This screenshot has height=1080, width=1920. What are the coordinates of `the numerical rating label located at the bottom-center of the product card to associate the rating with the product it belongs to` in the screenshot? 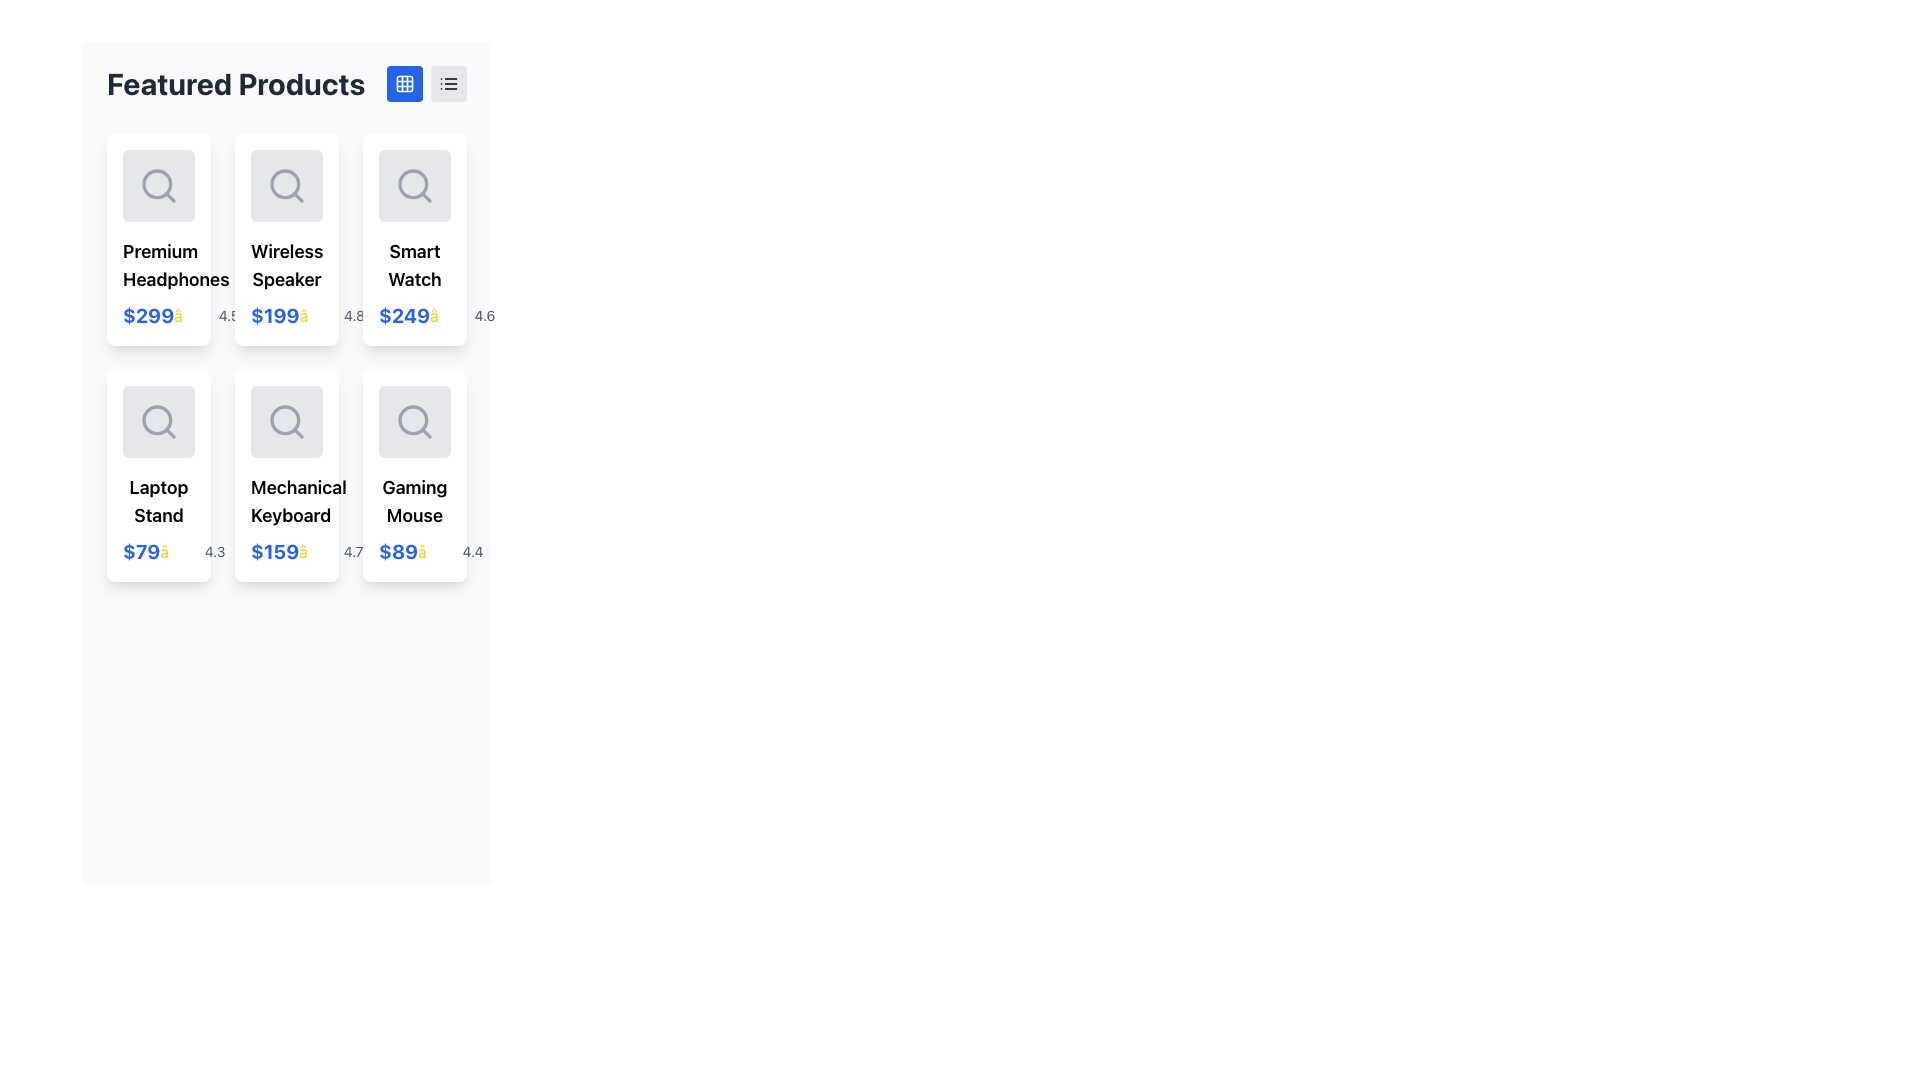 It's located at (353, 551).